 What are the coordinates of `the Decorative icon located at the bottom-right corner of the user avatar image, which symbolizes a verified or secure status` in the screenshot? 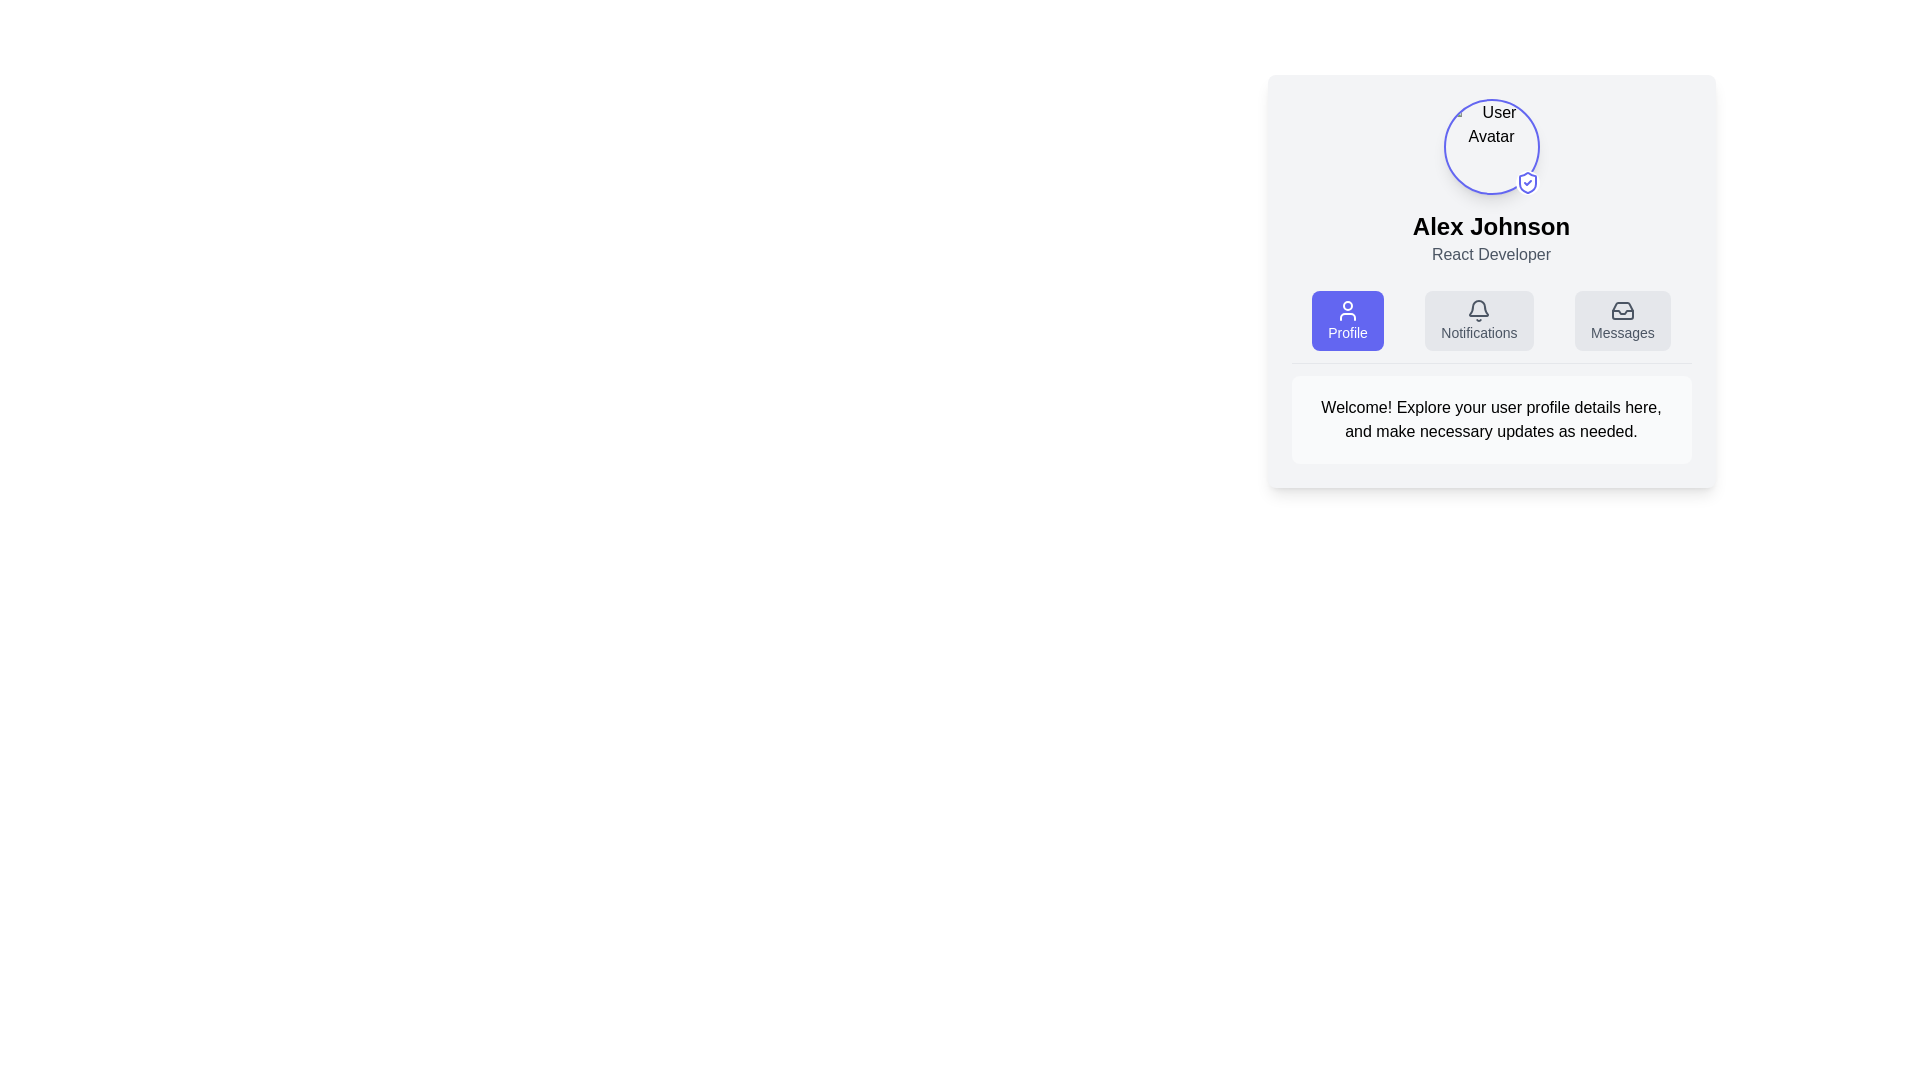 It's located at (1526, 182).